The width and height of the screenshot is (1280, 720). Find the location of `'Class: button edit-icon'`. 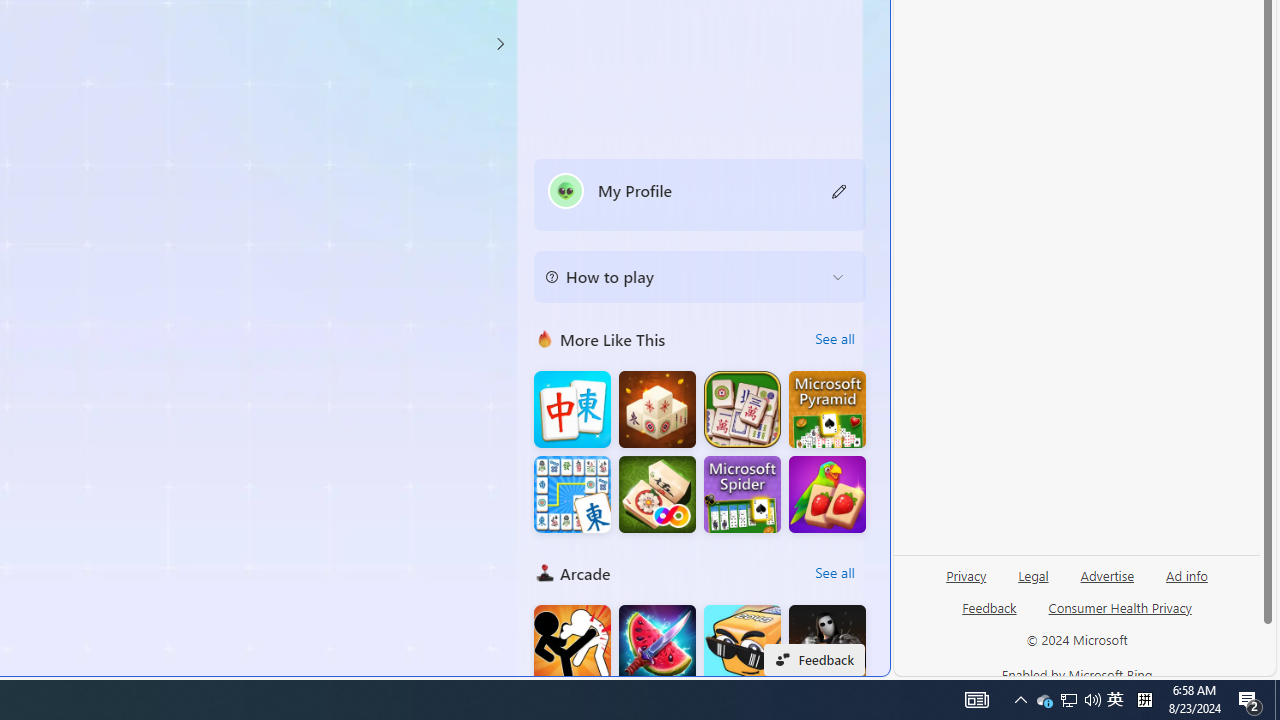

'Class: button edit-icon' is located at coordinates (839, 190).